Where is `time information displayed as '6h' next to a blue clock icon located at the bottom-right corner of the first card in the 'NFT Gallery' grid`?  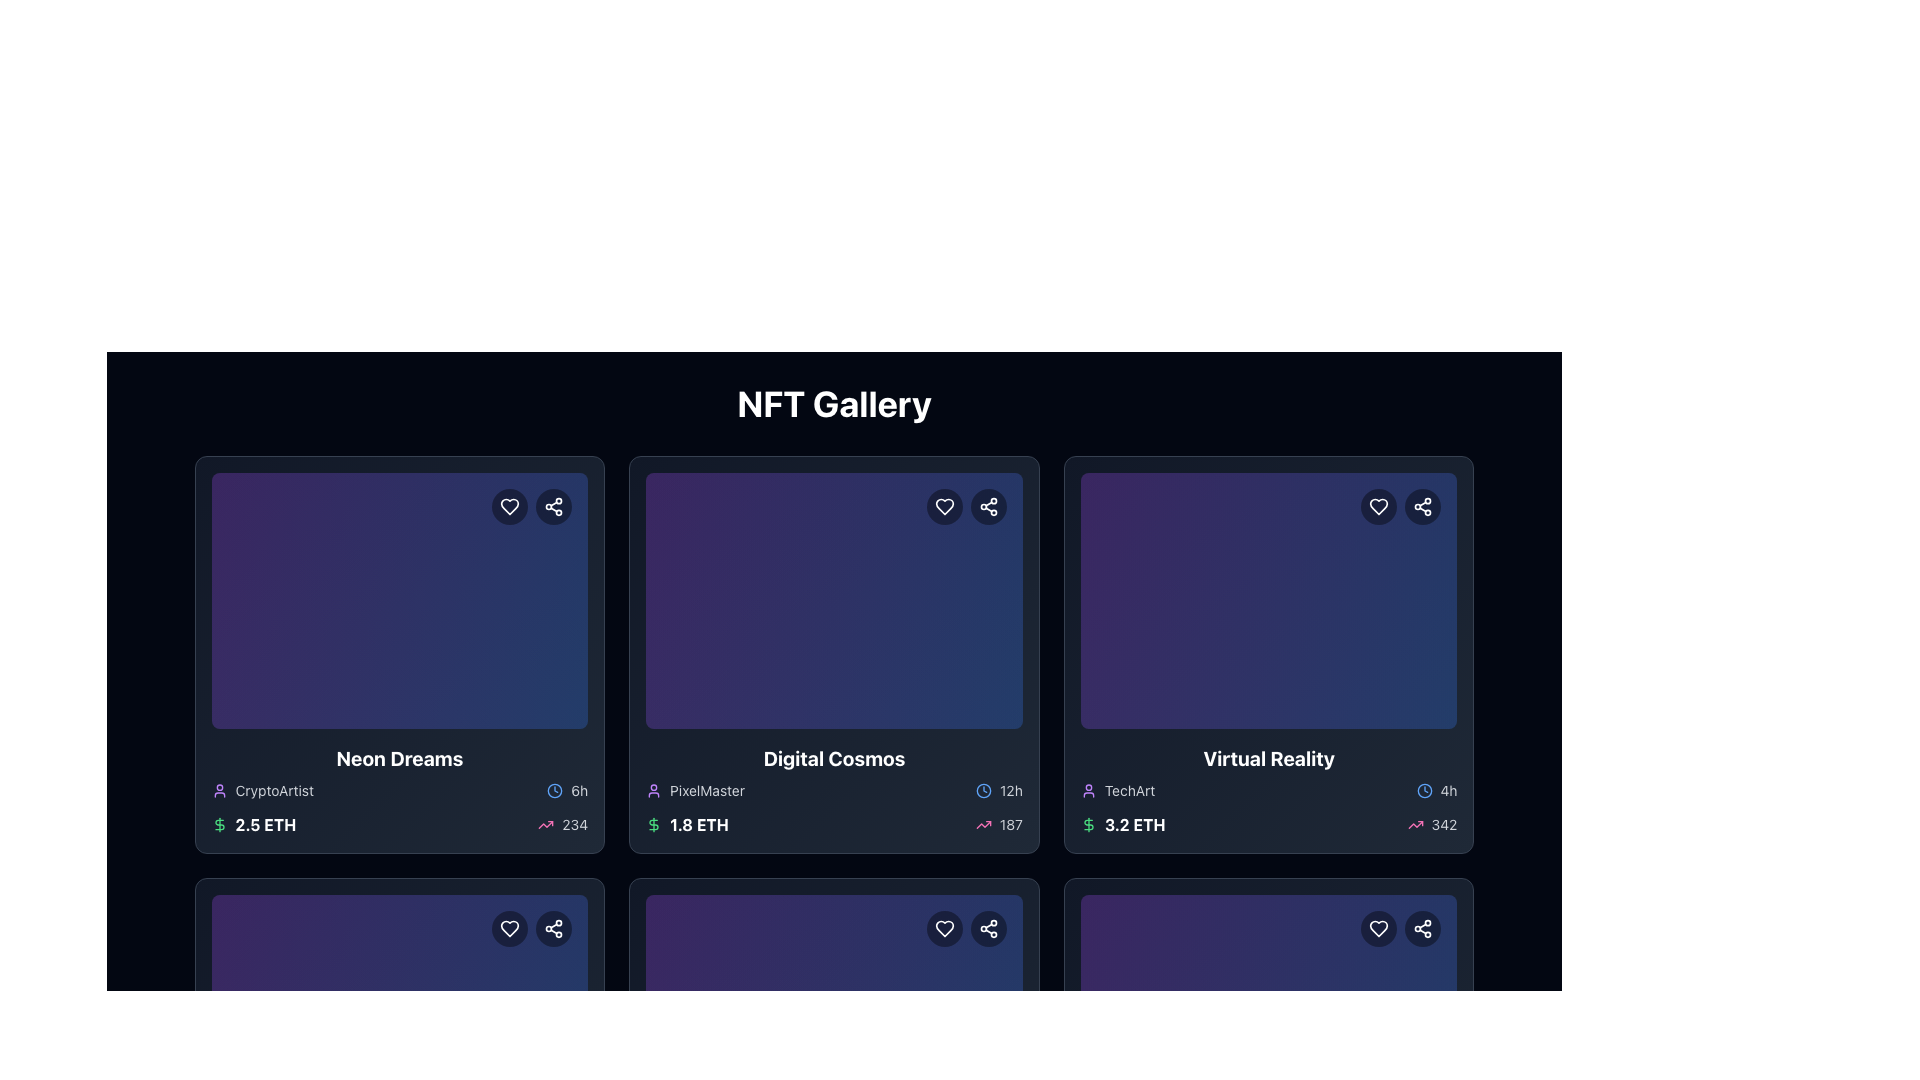 time information displayed as '6h' next to a blue clock icon located at the bottom-right corner of the first card in the 'NFT Gallery' grid is located at coordinates (566, 789).